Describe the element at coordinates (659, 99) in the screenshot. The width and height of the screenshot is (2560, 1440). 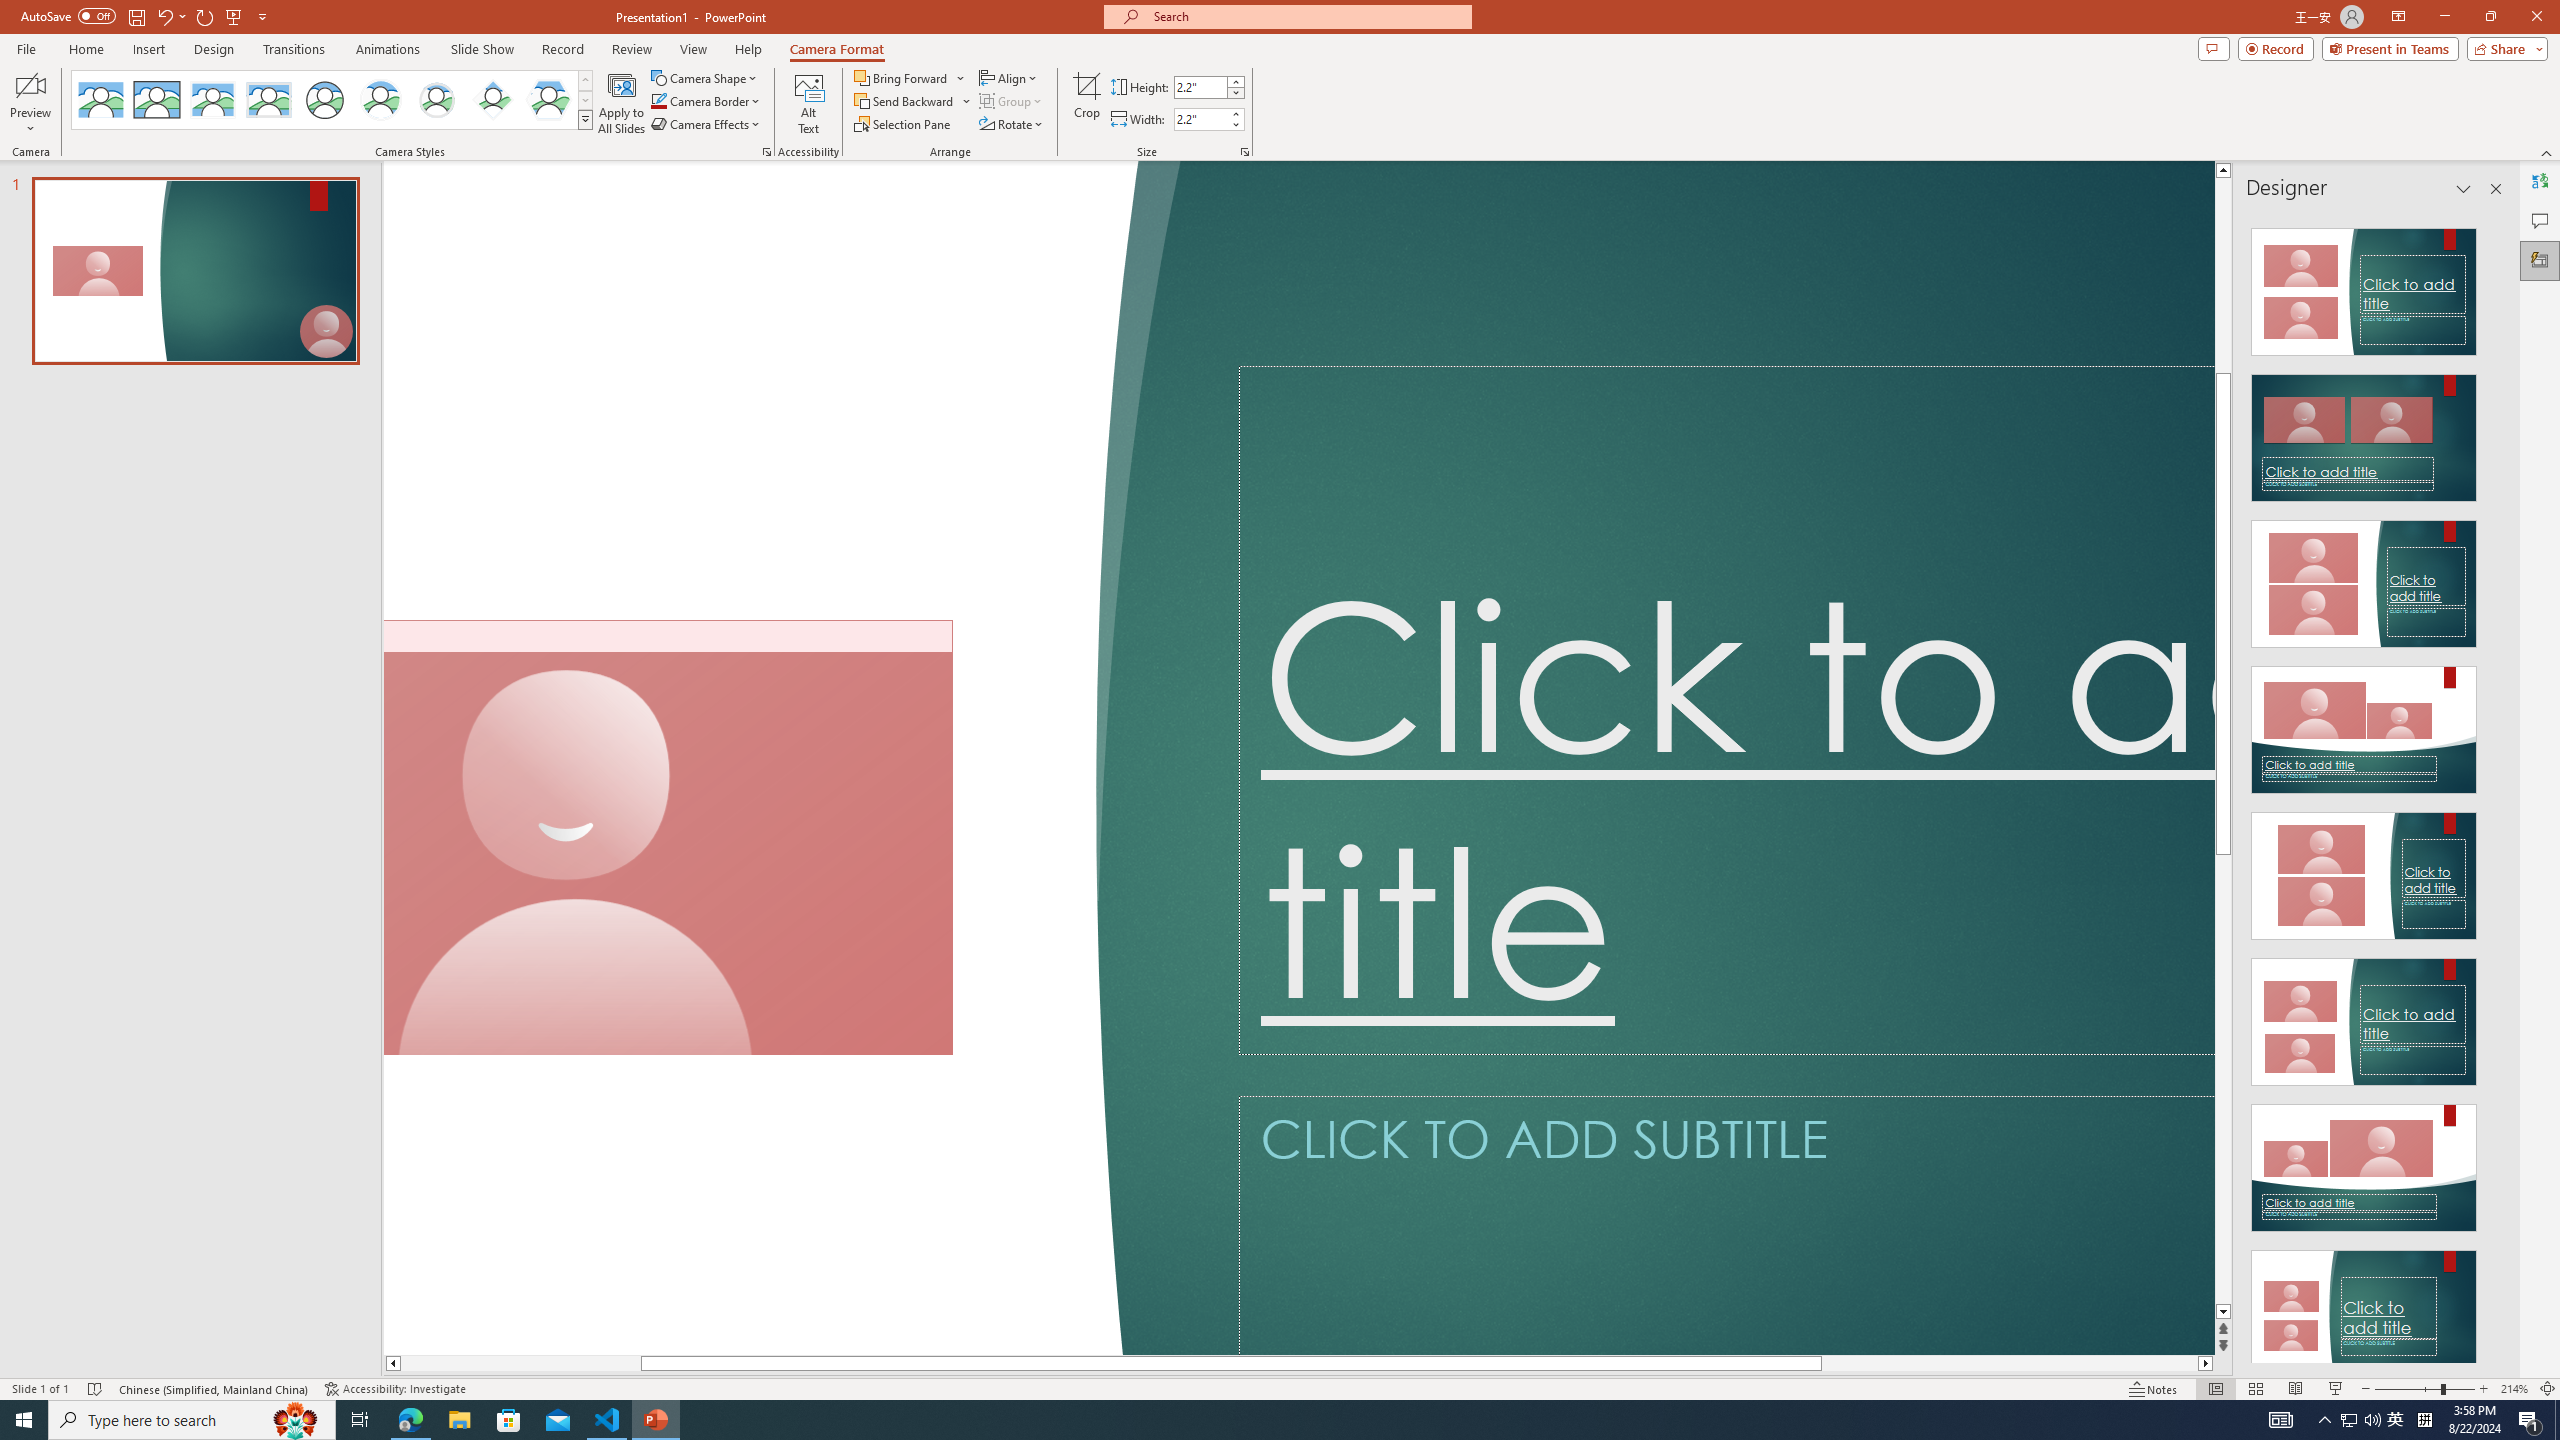
I see `'Camera Border Blue, Accent 1'` at that location.